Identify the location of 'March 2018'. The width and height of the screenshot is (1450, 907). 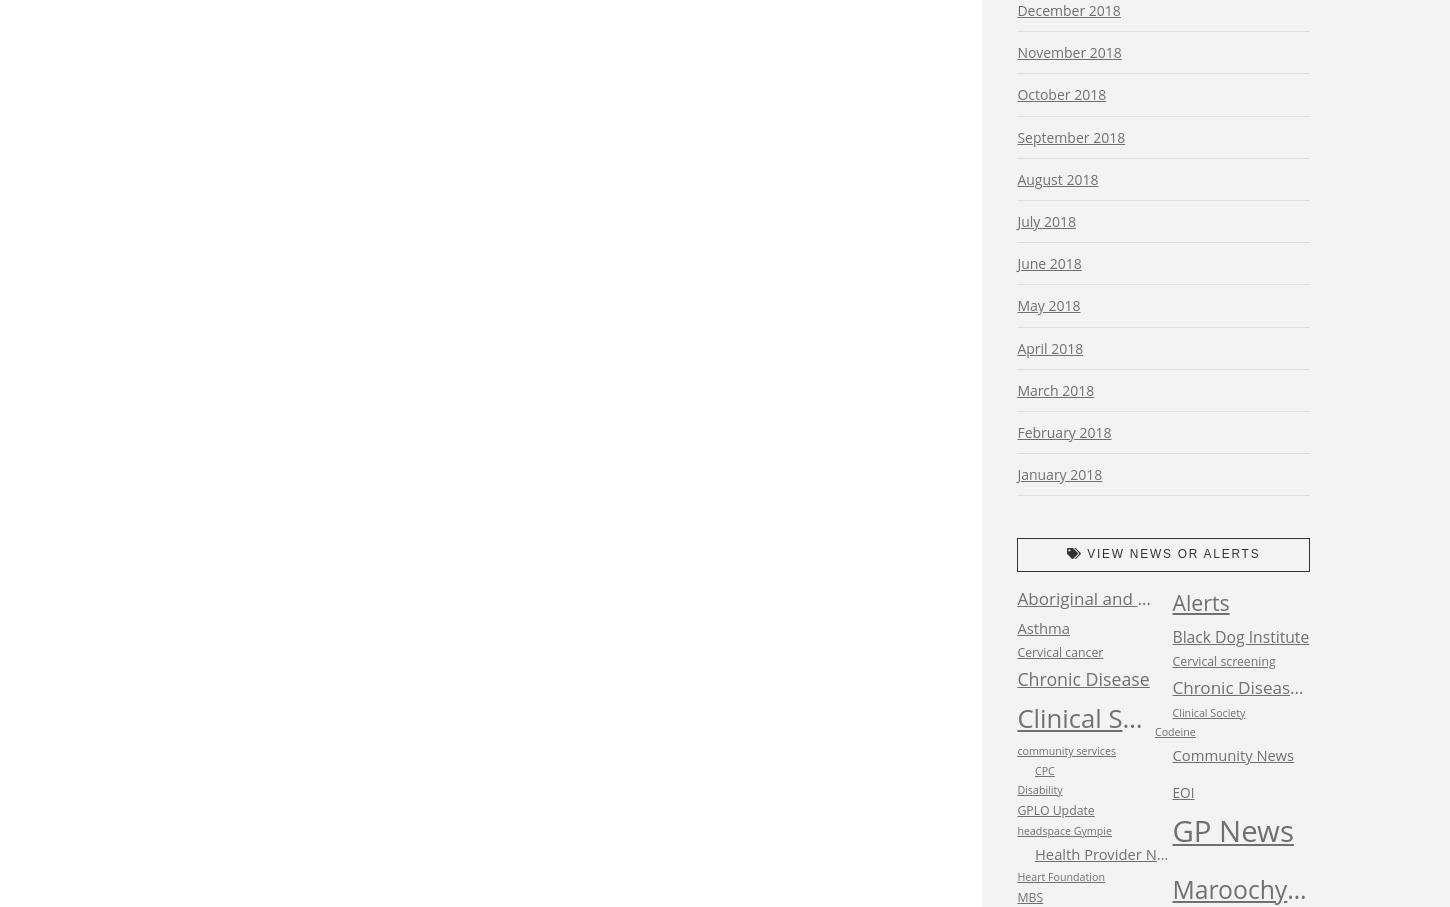
(1055, 389).